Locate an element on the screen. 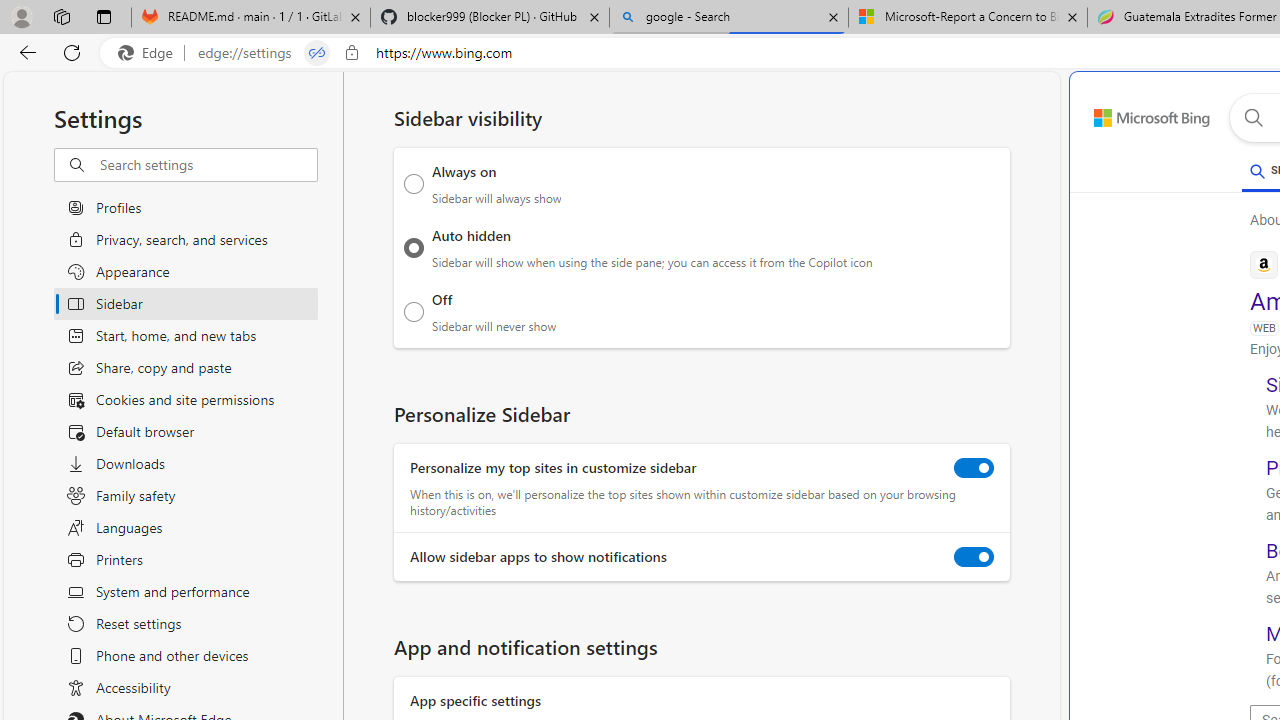 This screenshot has height=720, width=1280. 'Back to Bing search' is located at coordinates (1139, 114).